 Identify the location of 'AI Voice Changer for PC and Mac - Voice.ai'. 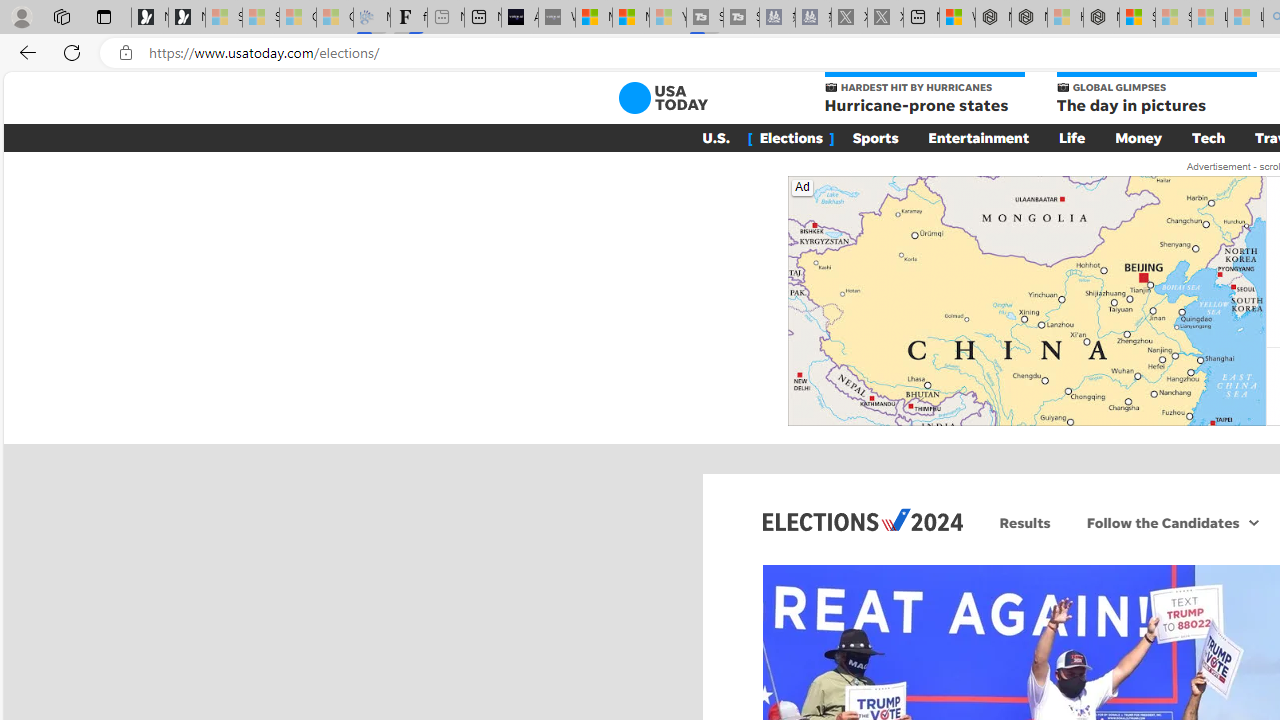
(519, 17).